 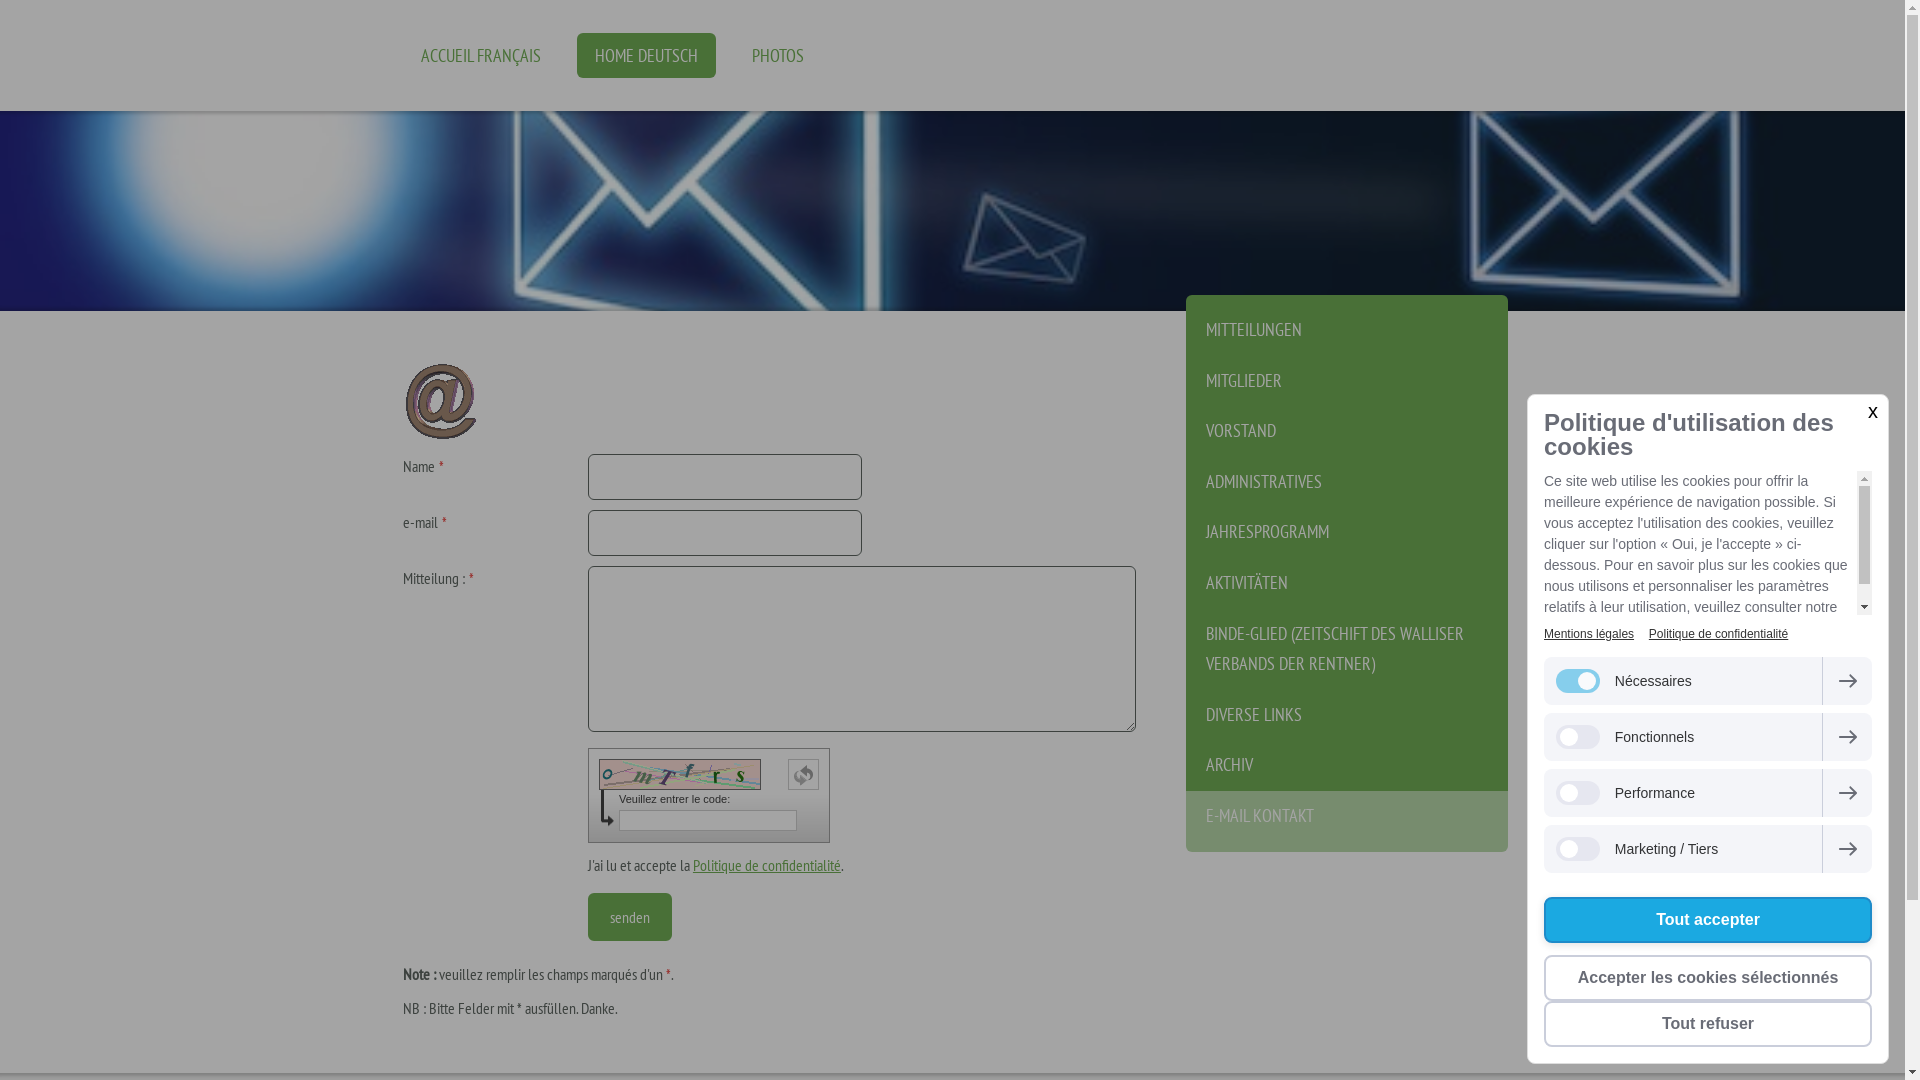 I want to click on 'E-MAIL KONTAKT', so click(x=1347, y=821).